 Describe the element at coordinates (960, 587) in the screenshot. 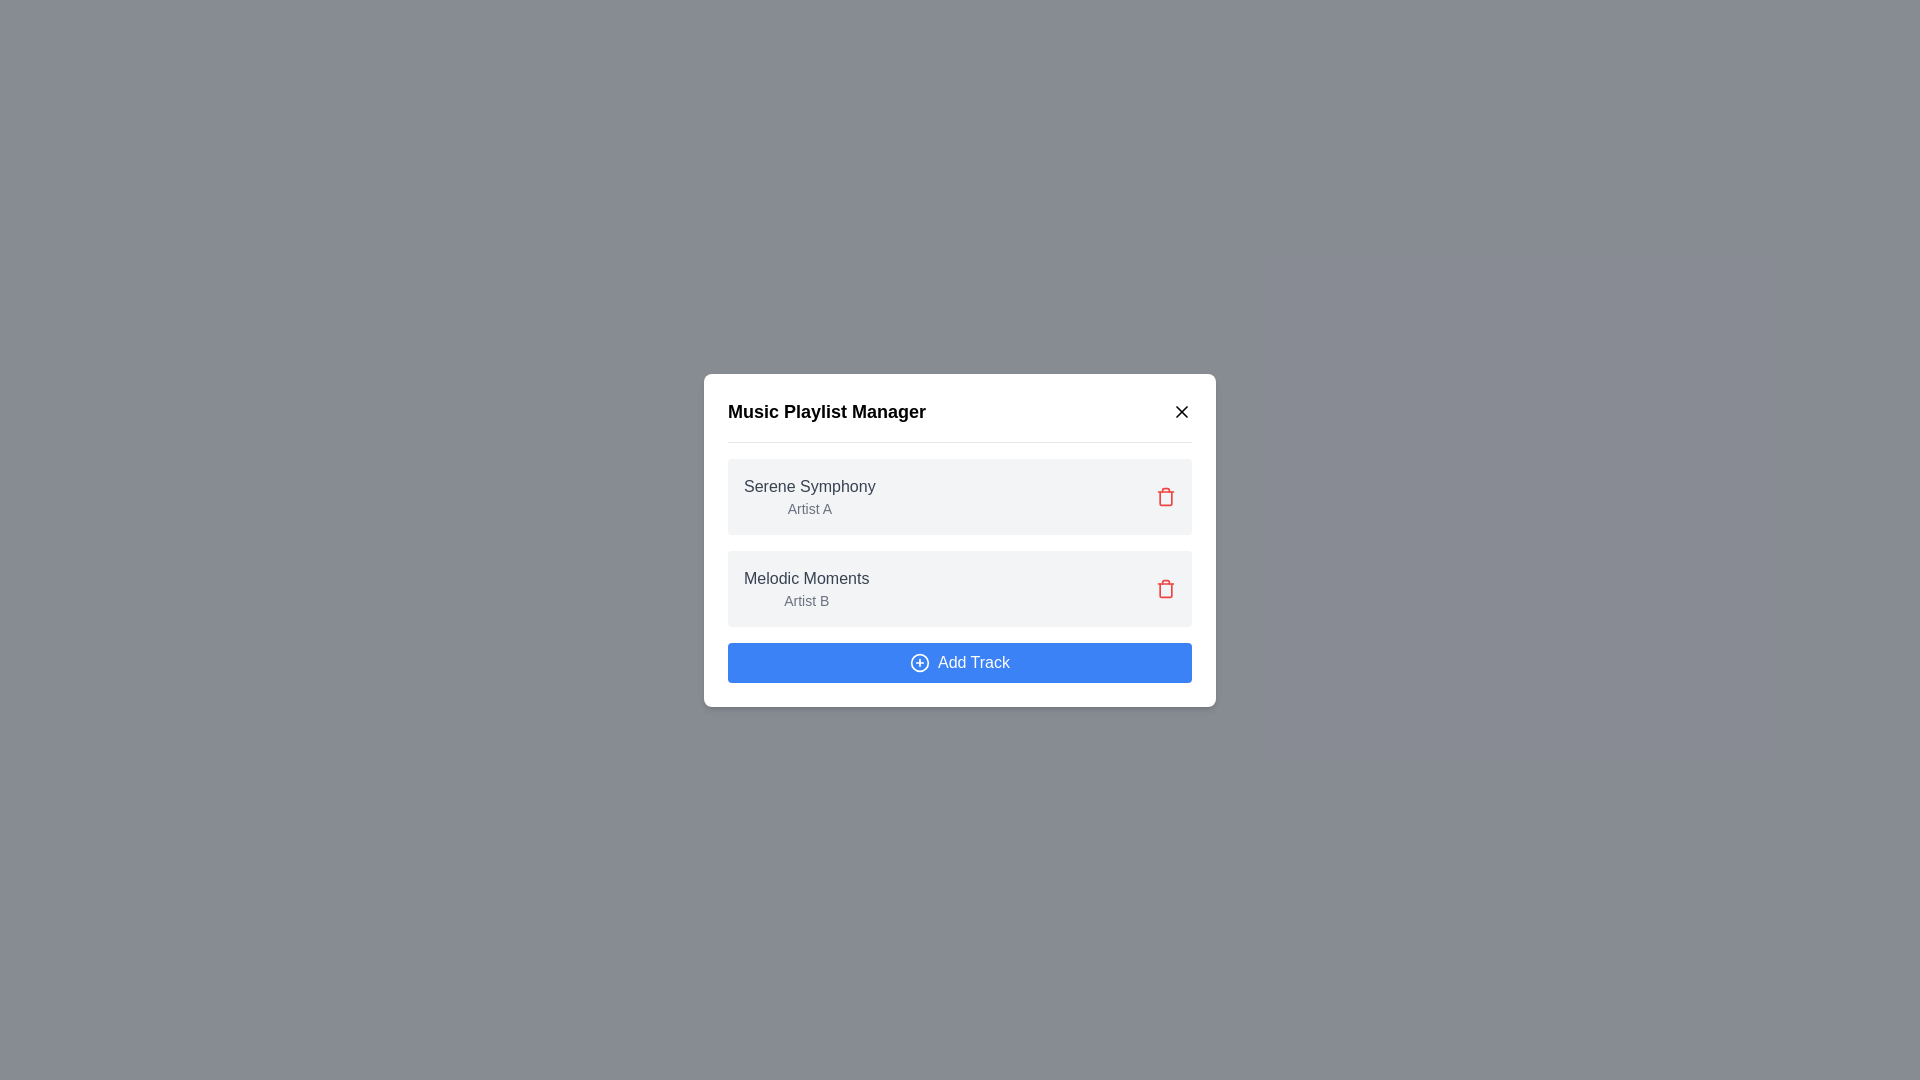

I see `the list item labeled 'Melodic Moments Artist B'` at that location.